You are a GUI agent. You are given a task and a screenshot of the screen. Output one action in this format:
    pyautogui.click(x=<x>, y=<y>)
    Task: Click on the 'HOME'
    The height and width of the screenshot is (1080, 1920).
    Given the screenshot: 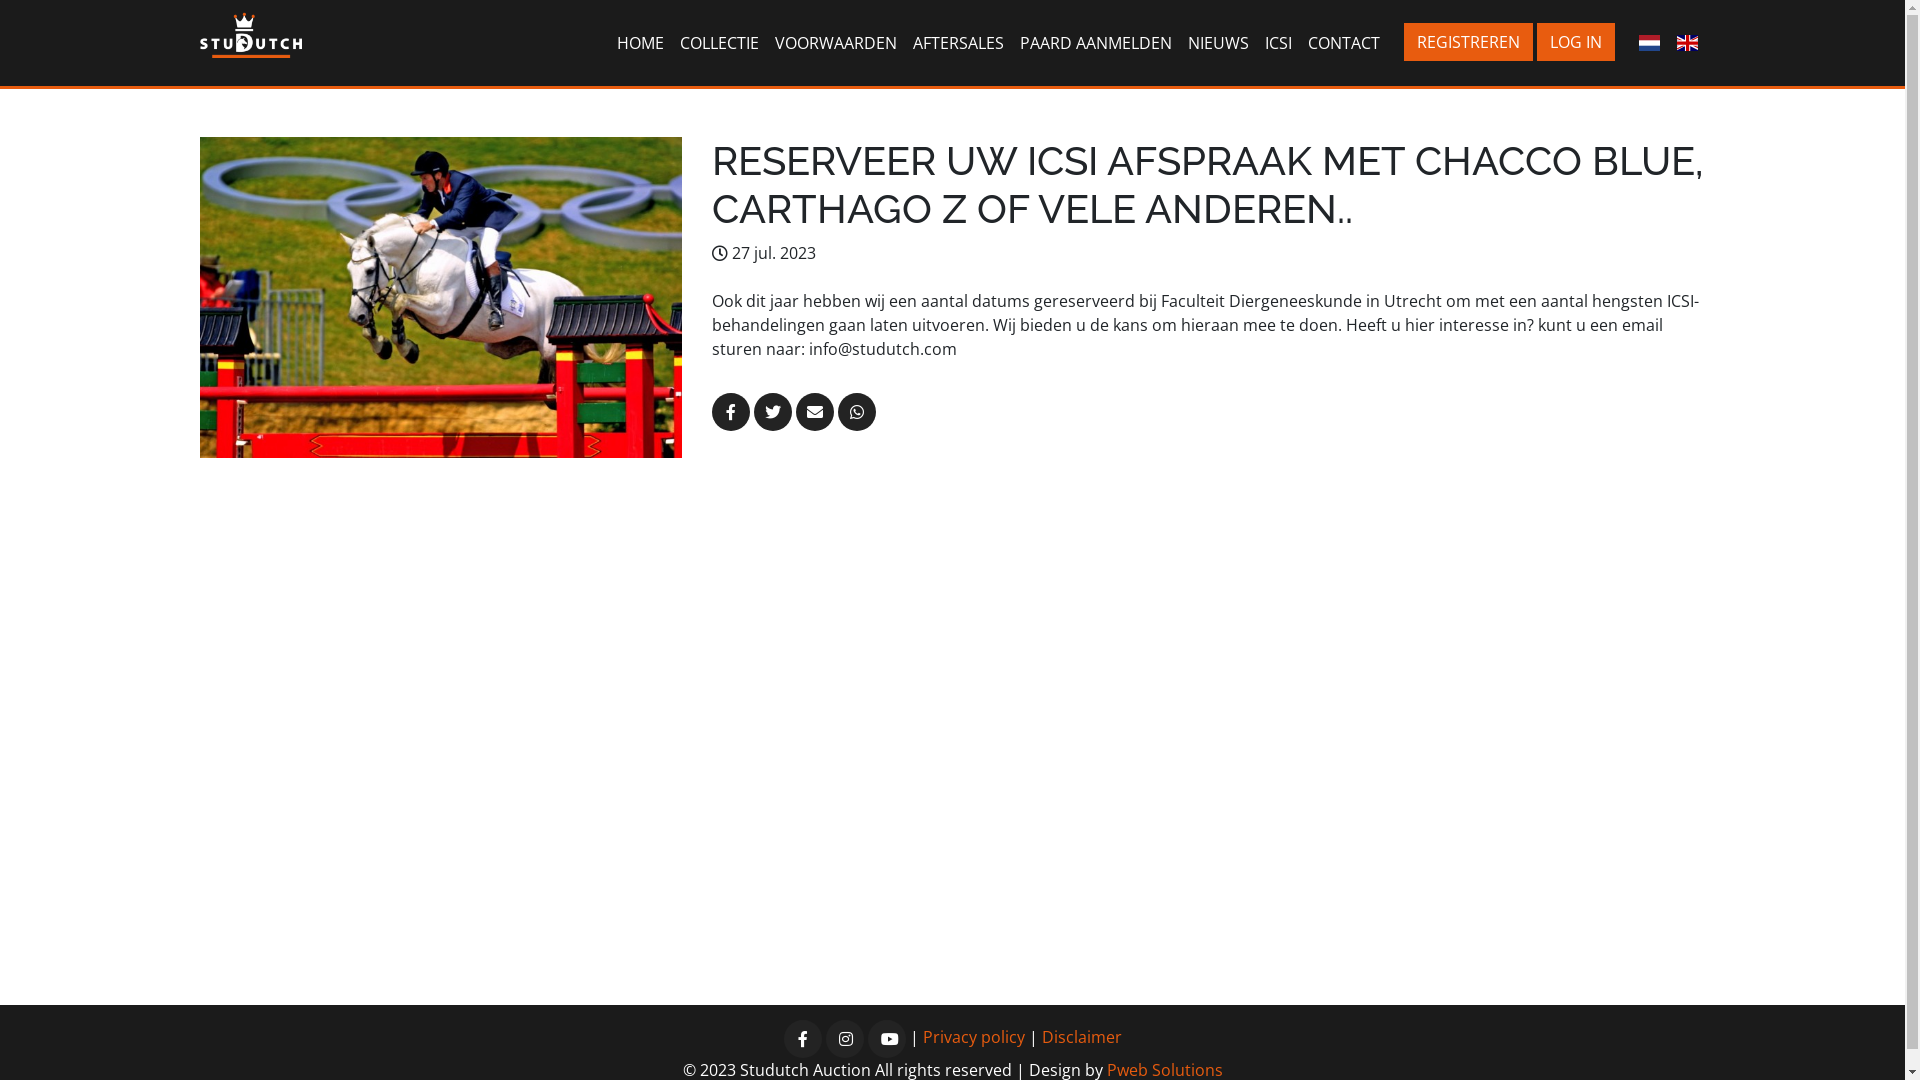 What is the action you would take?
    pyautogui.click(x=640, y=42)
    